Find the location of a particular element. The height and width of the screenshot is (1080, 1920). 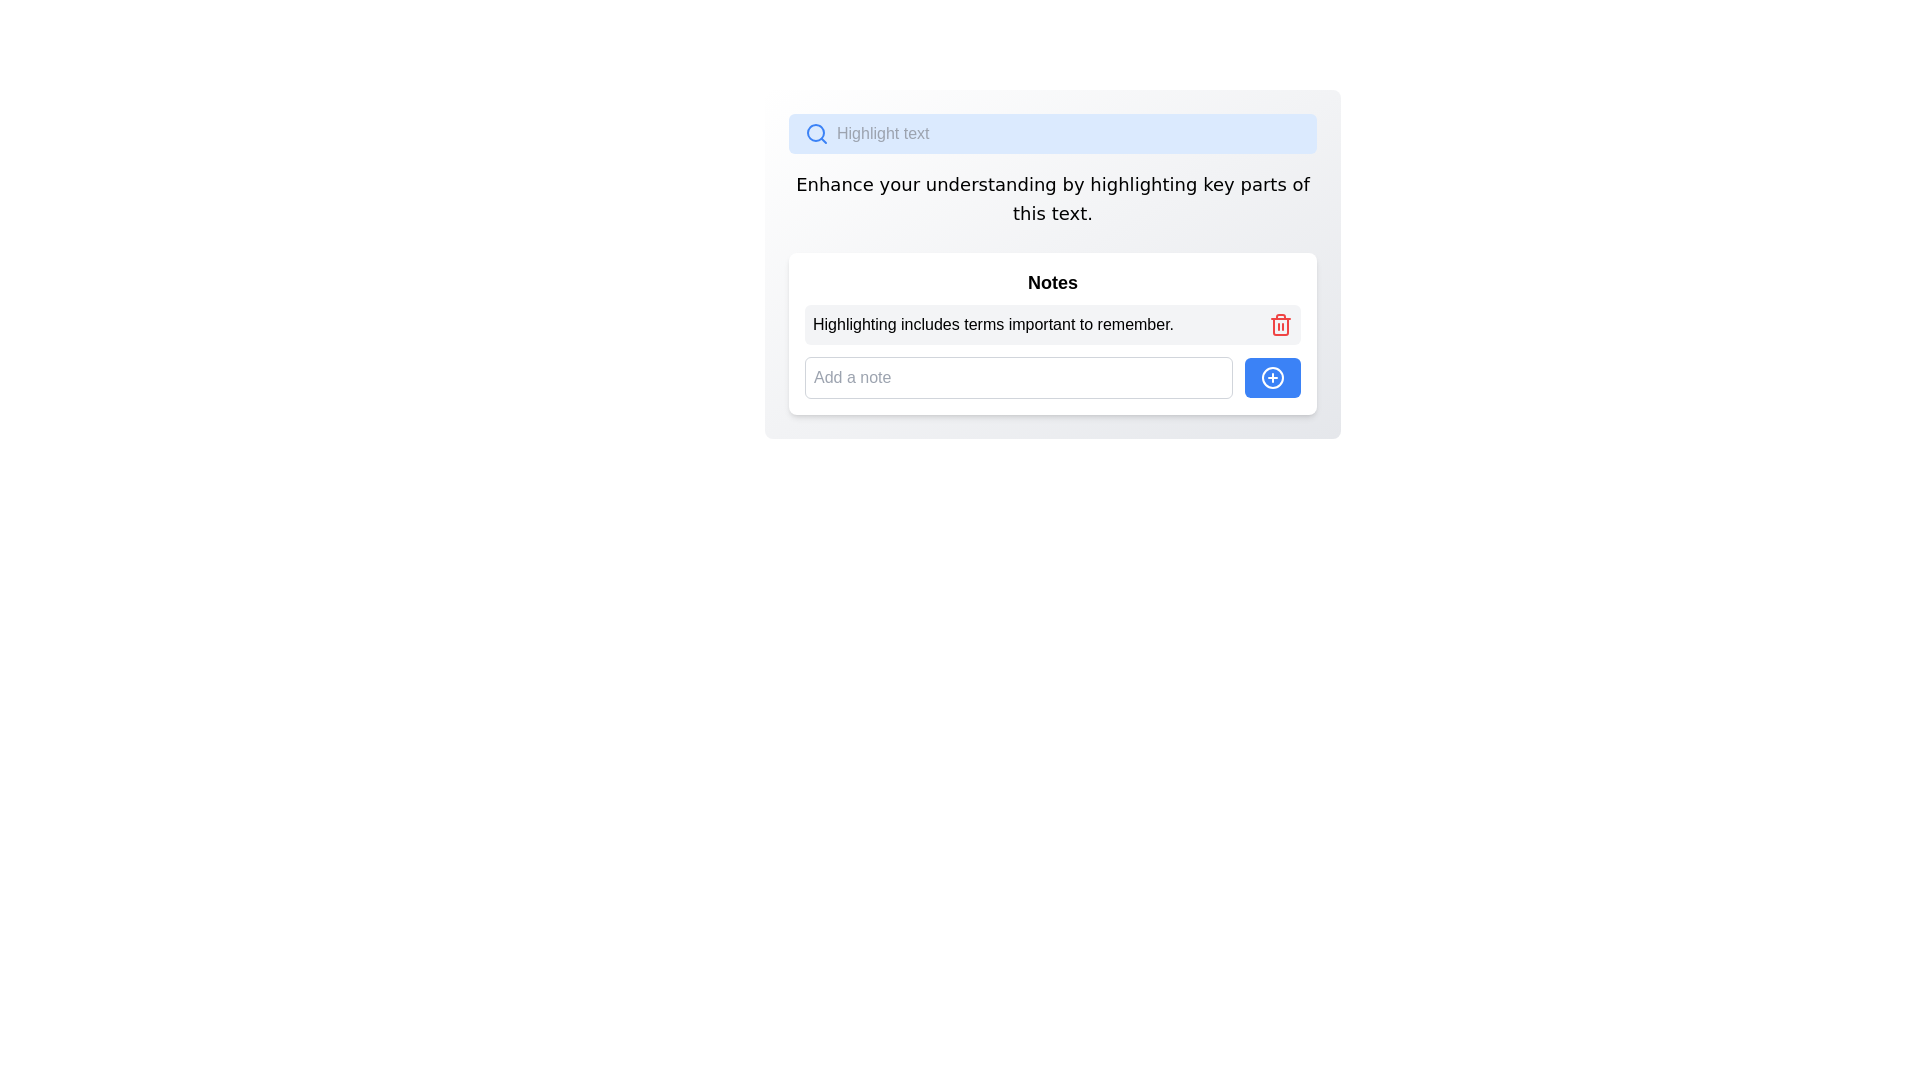

the character 'a' in the word 'understanding' within the text string 'Enhance your understanding by highlighting key parts of this text.' is located at coordinates (1000, 184).